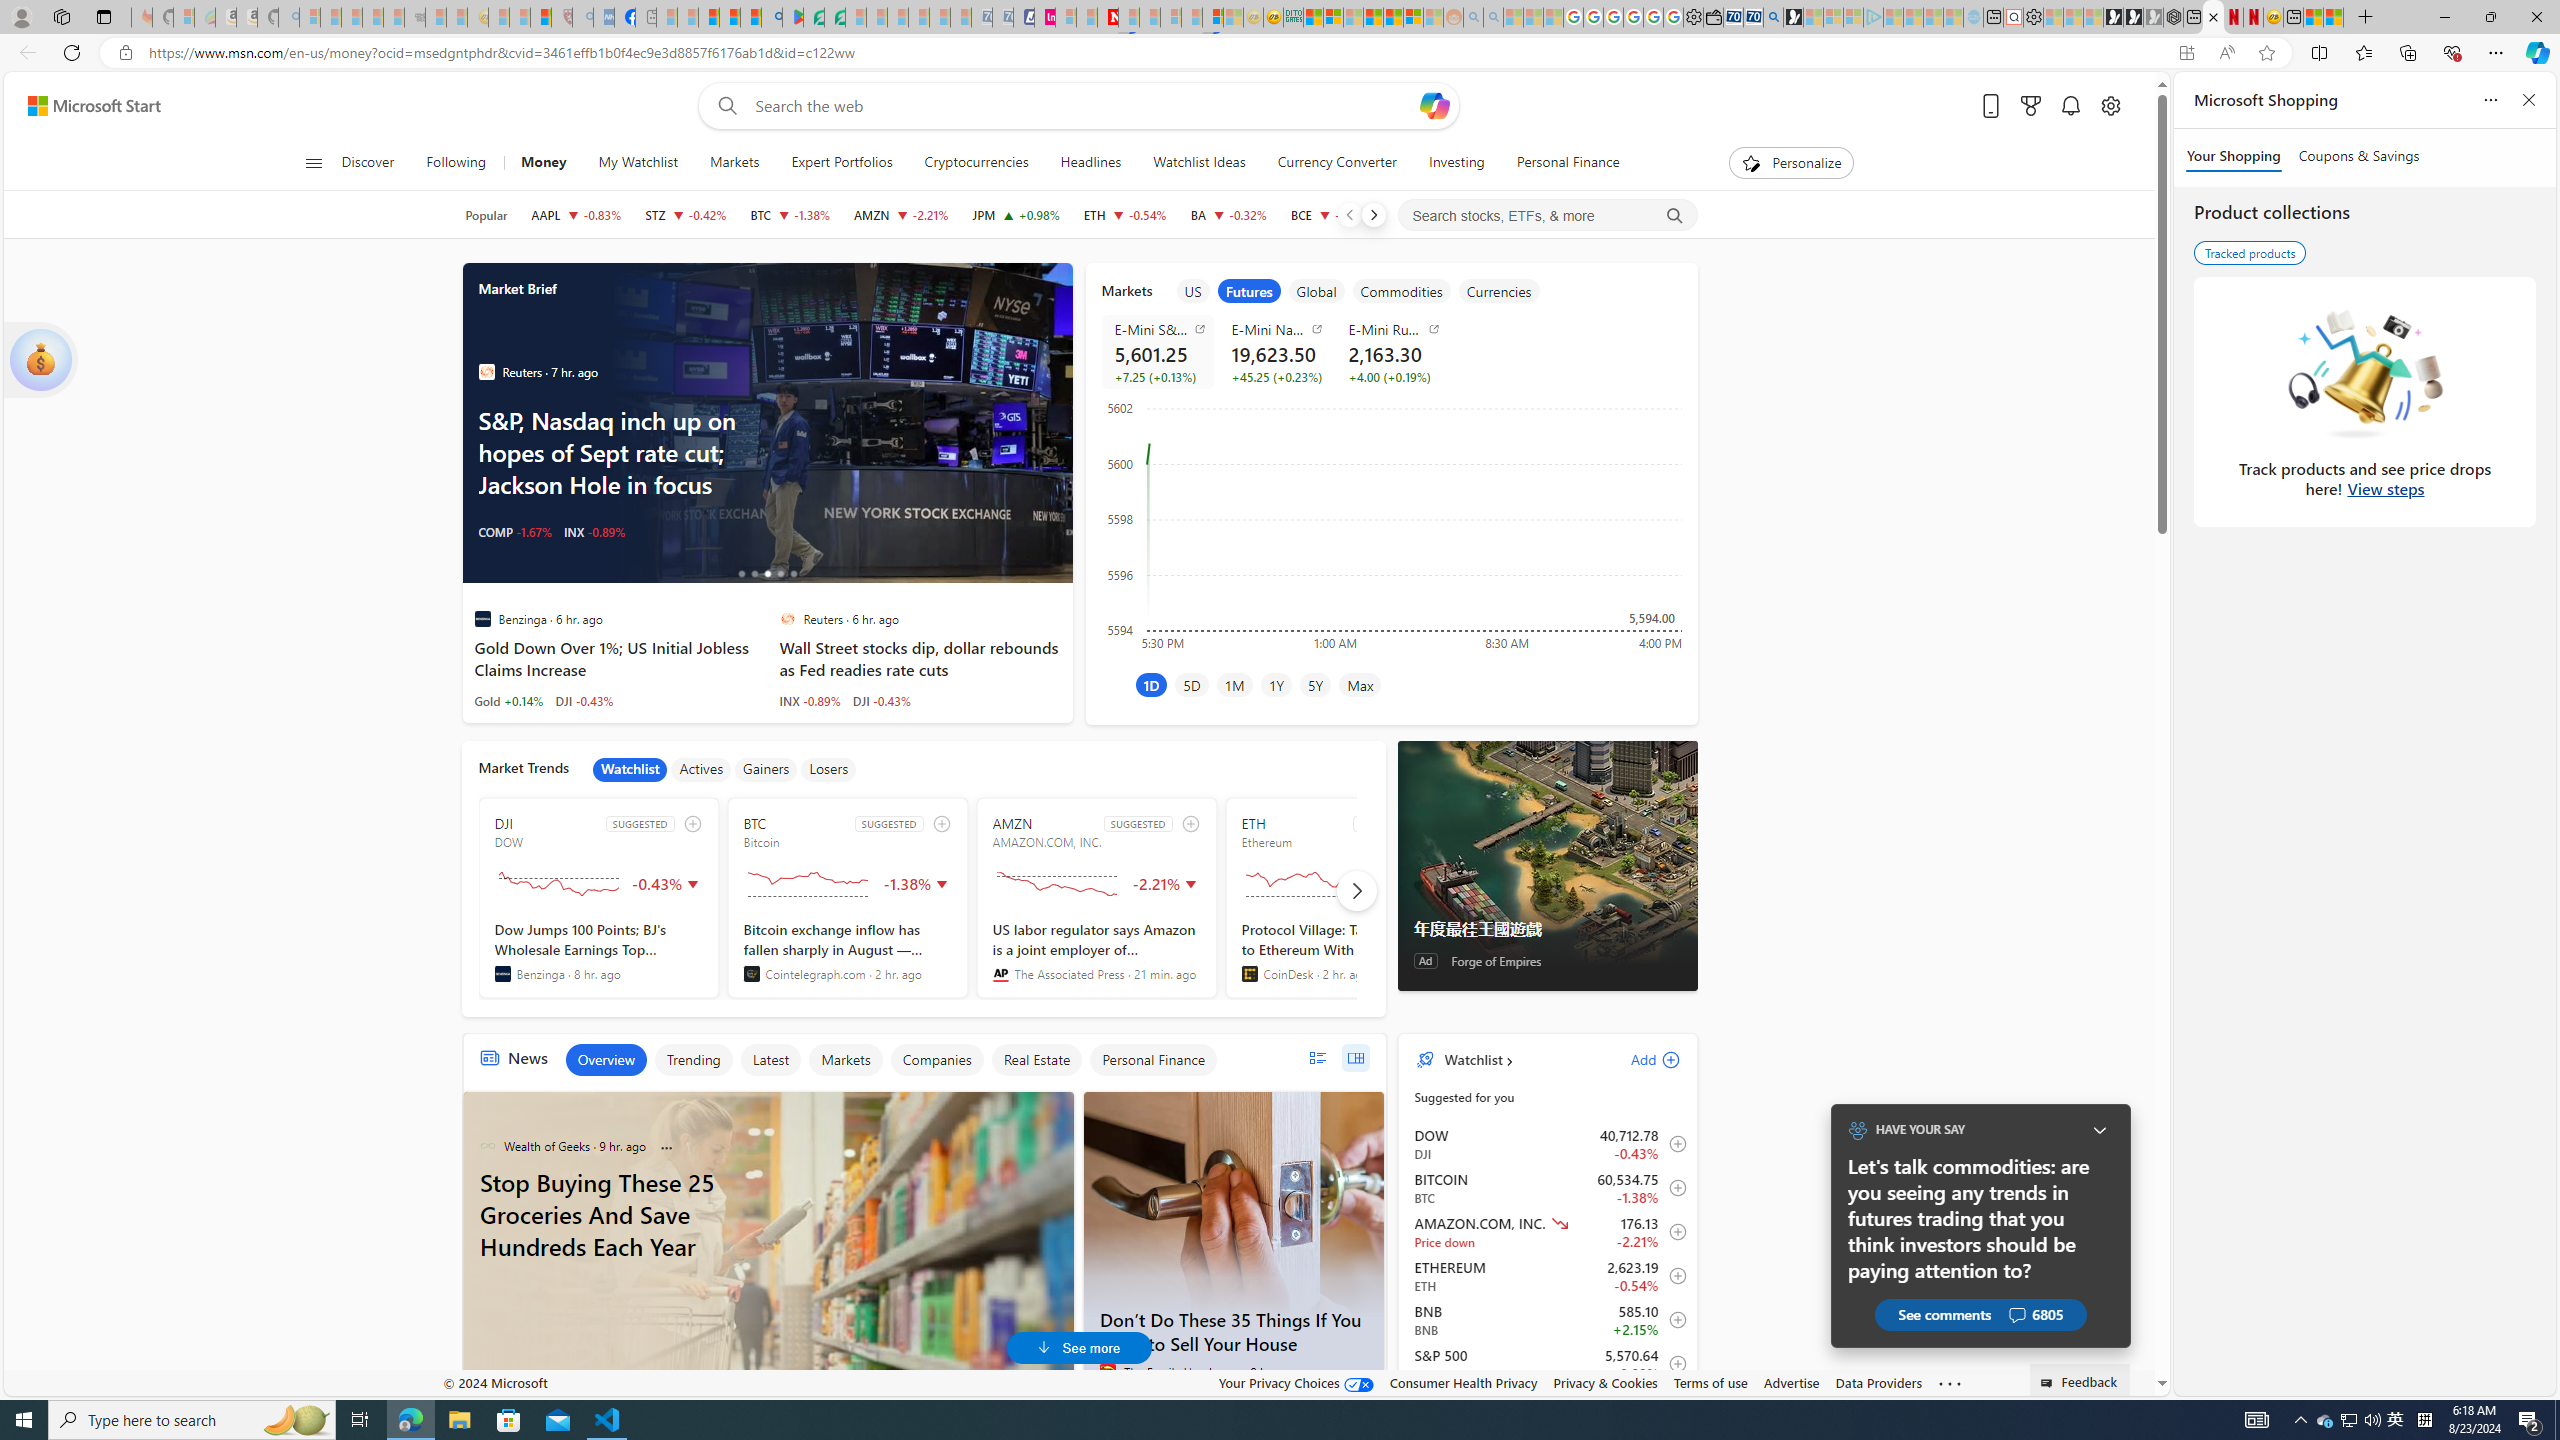 This screenshot has height=1440, width=2560. Describe the element at coordinates (685, 214) in the screenshot. I see `'STZ CONSTELLATION BRANDS, INC. decrease 243.70 -1.04 -0.42%'` at that location.